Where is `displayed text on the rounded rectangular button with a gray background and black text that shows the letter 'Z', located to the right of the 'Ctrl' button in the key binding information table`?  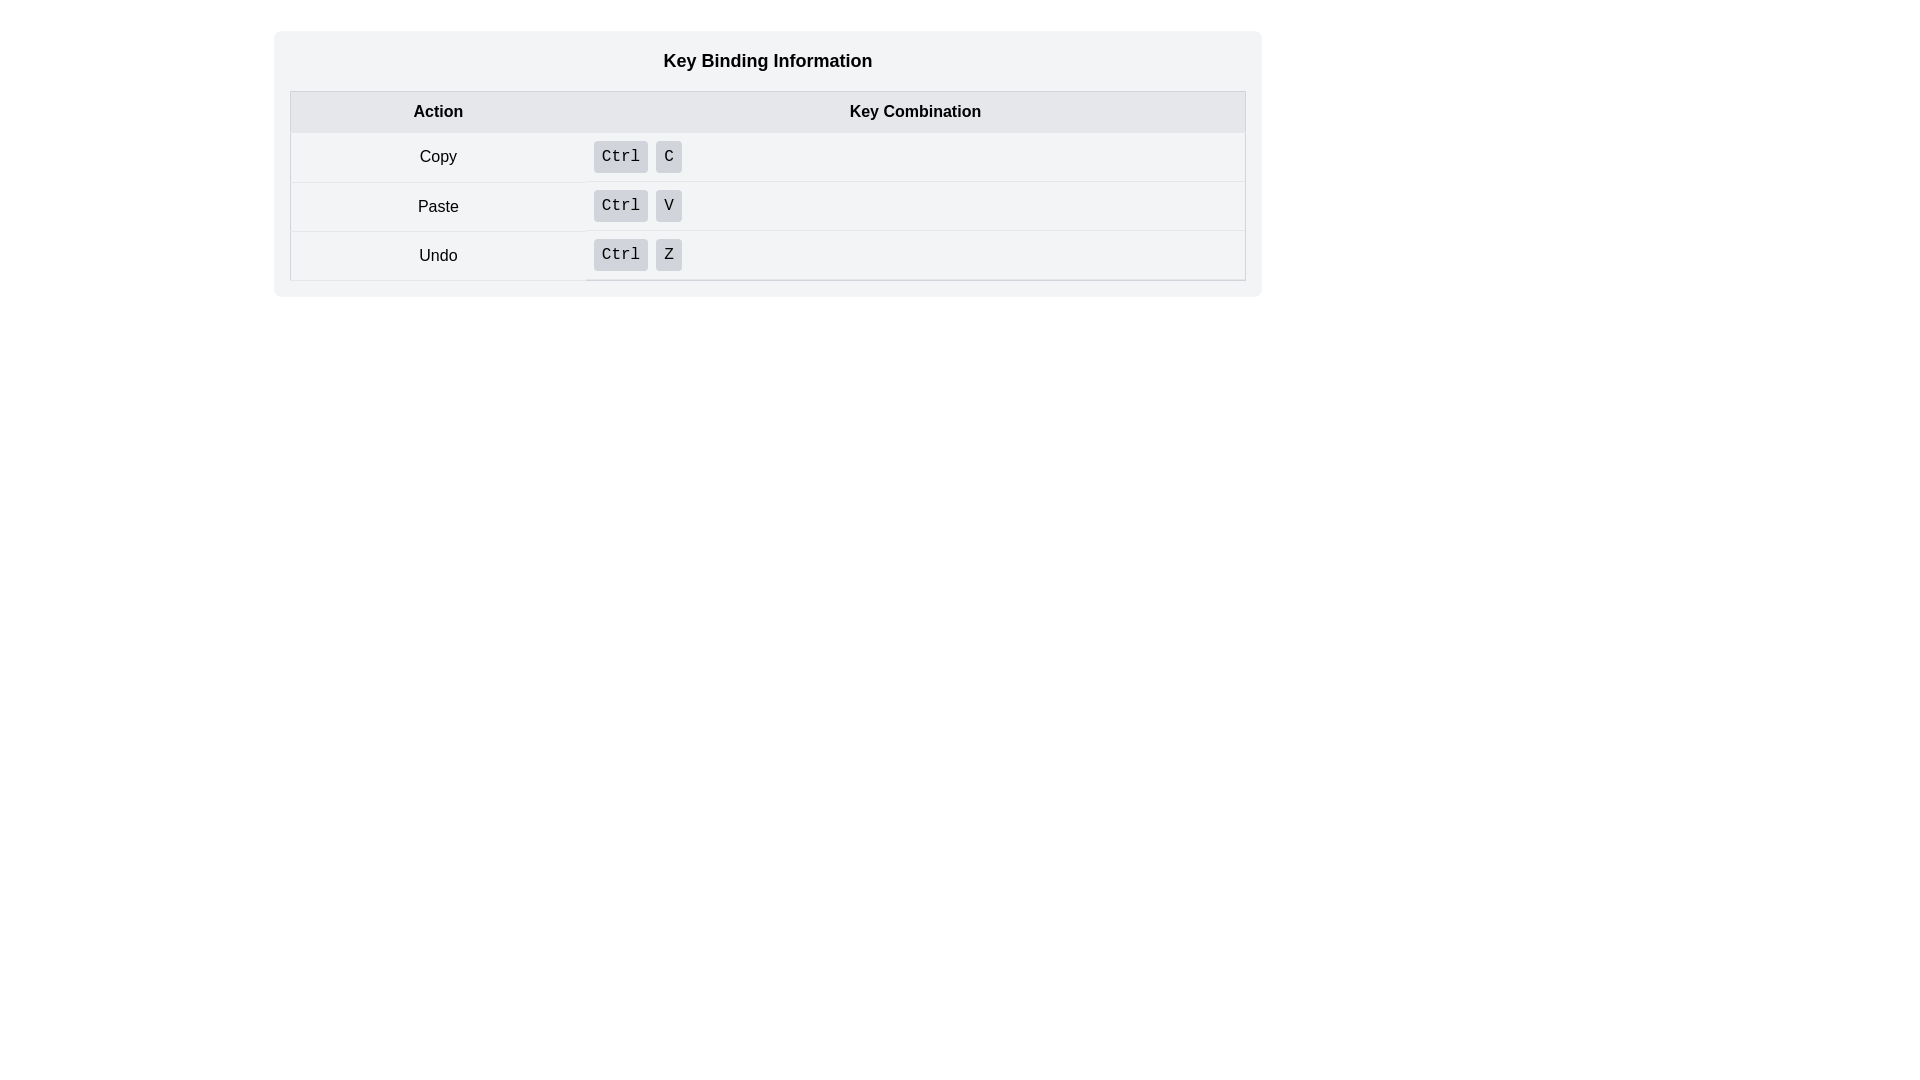 displayed text on the rounded rectangular button with a gray background and black text that shows the letter 'Z', located to the right of the 'Ctrl' button in the key binding information table is located at coordinates (668, 253).